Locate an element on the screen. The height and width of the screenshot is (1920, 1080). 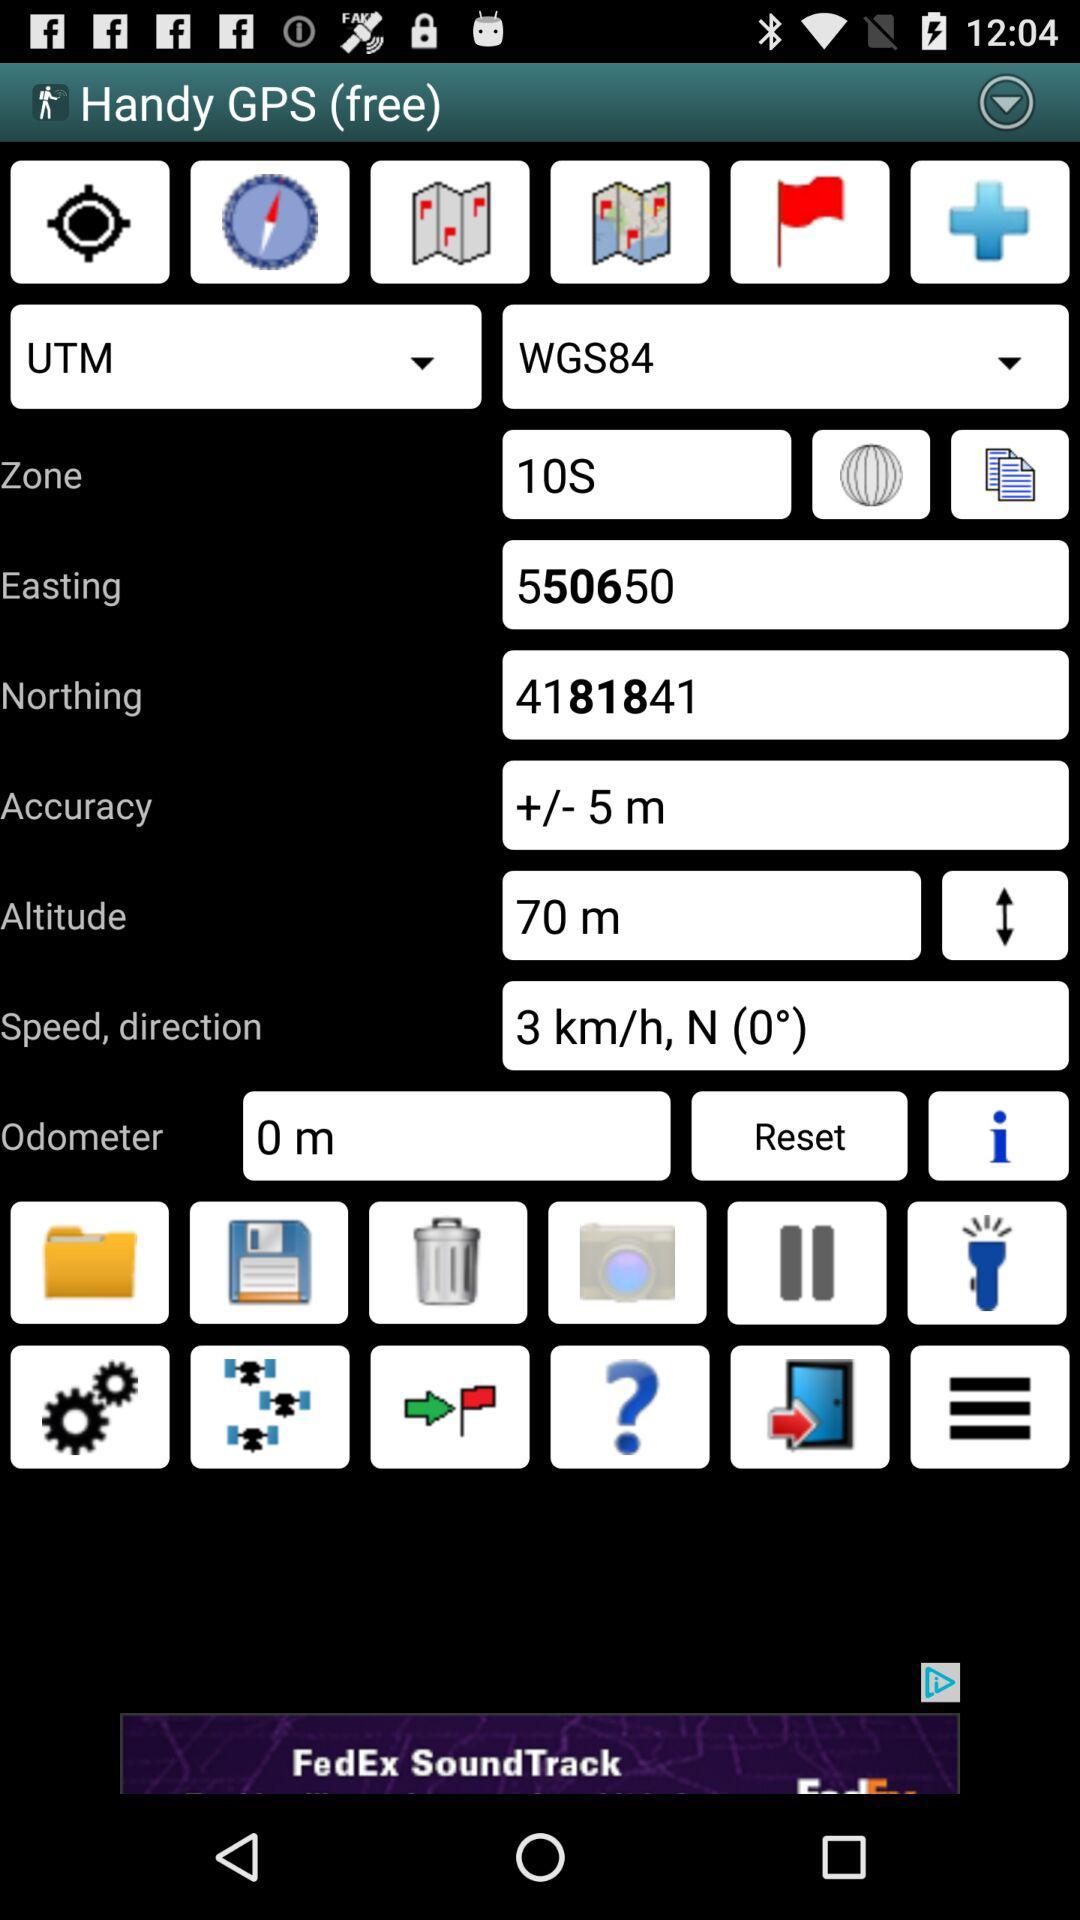
the menu icon is located at coordinates (990, 1505).